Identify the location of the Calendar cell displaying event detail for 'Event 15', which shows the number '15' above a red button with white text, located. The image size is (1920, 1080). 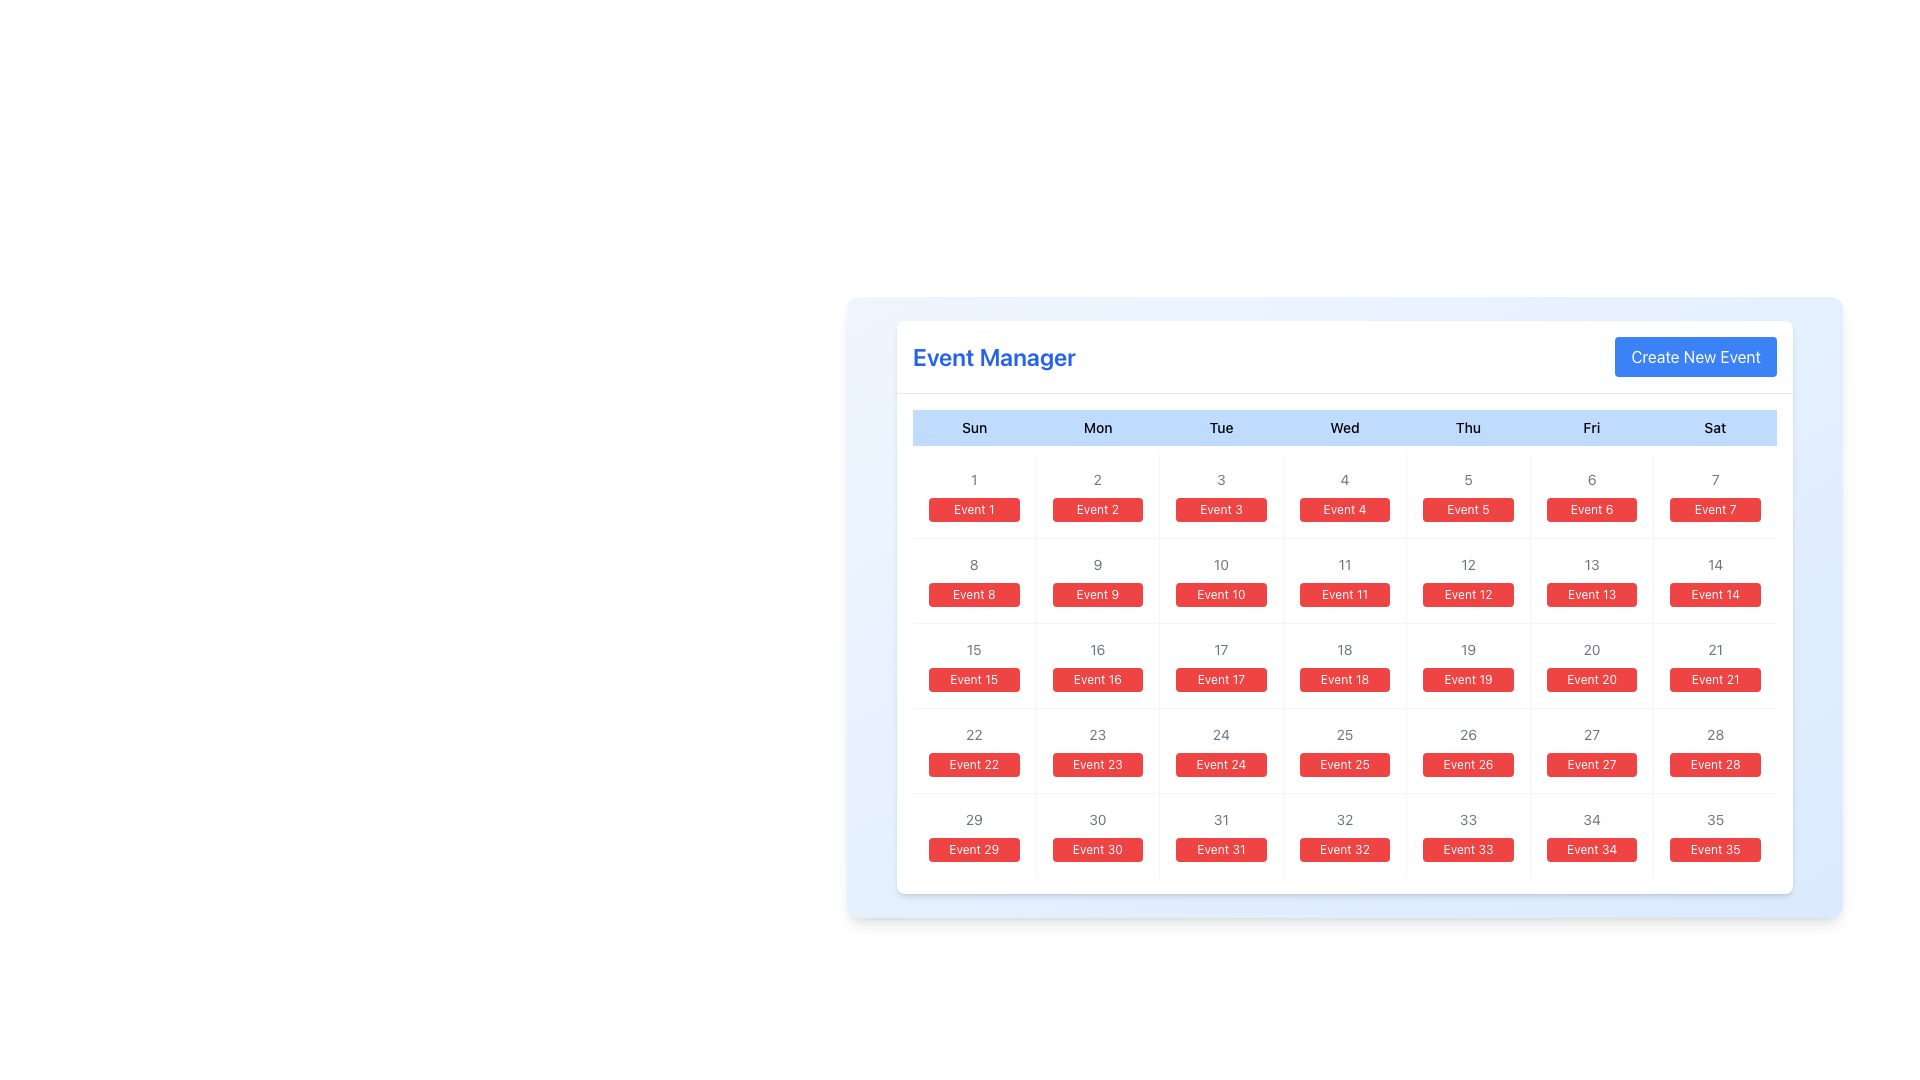
(974, 666).